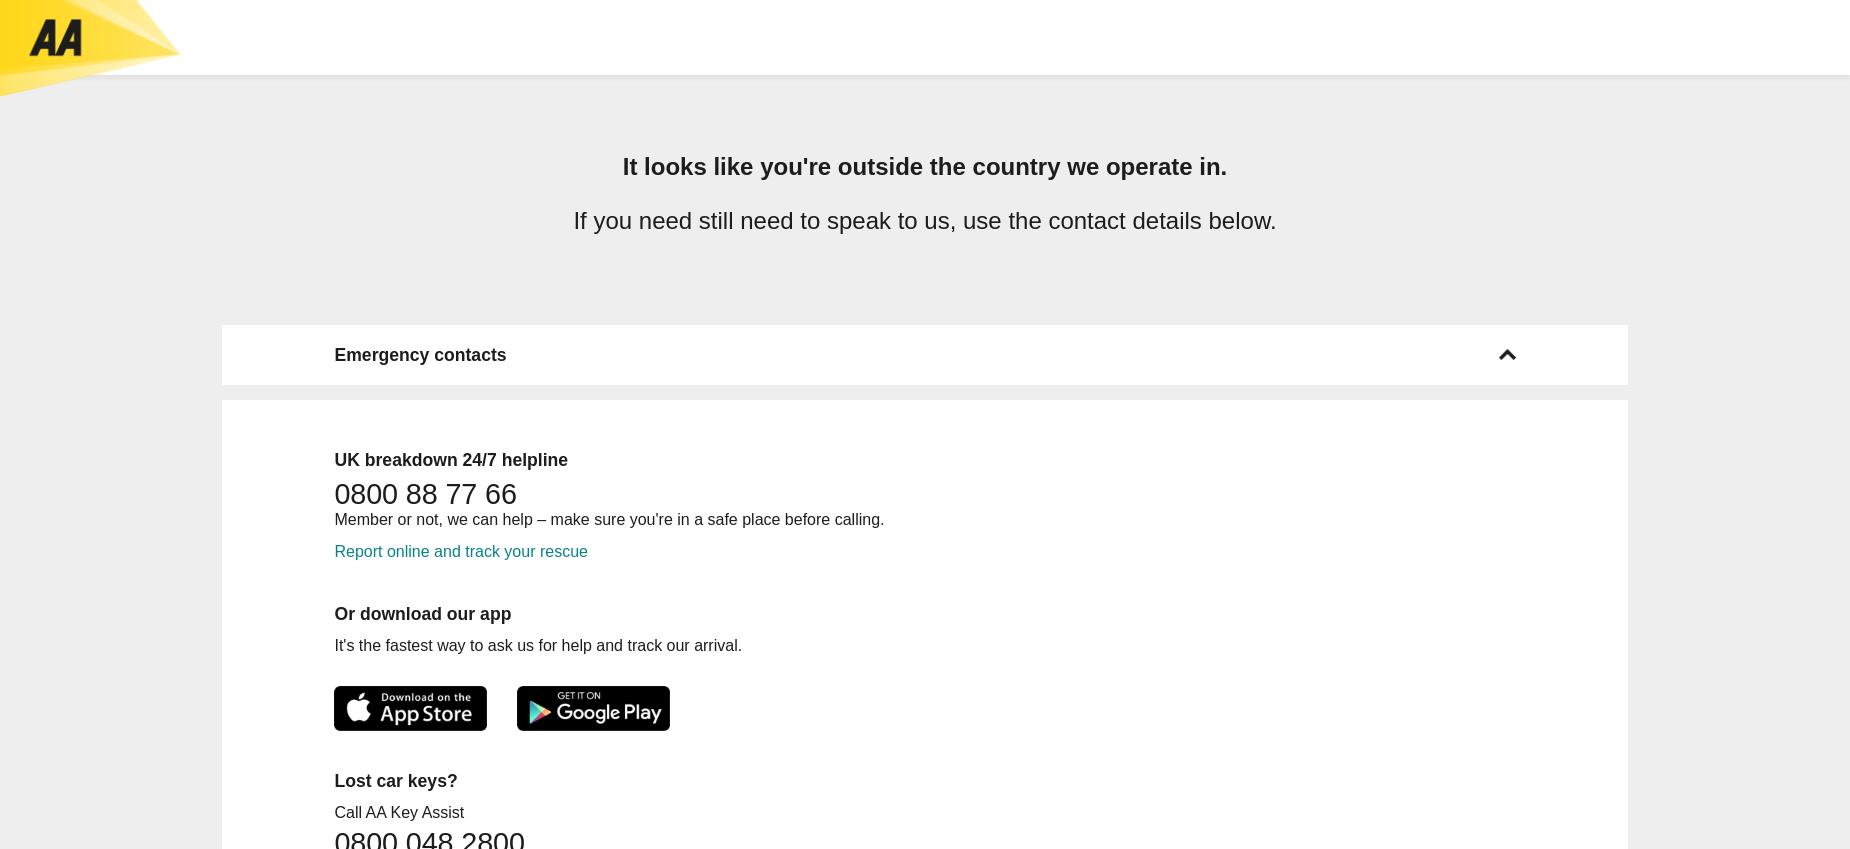 The height and width of the screenshot is (849, 1850). Describe the element at coordinates (924, 218) in the screenshot. I see `'If you need still need to speak to us, use the contact details below.'` at that location.